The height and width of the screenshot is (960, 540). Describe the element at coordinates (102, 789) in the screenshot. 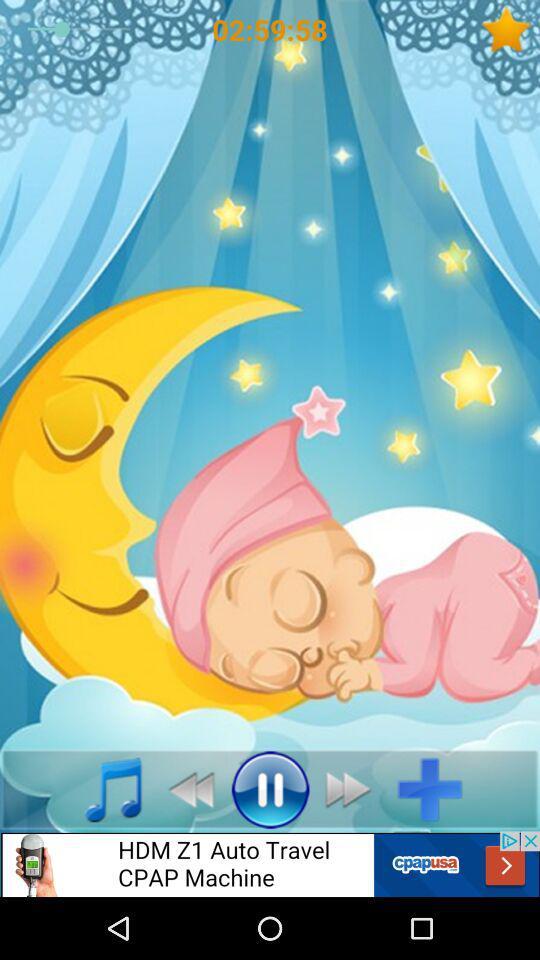

I see `the music icon` at that location.